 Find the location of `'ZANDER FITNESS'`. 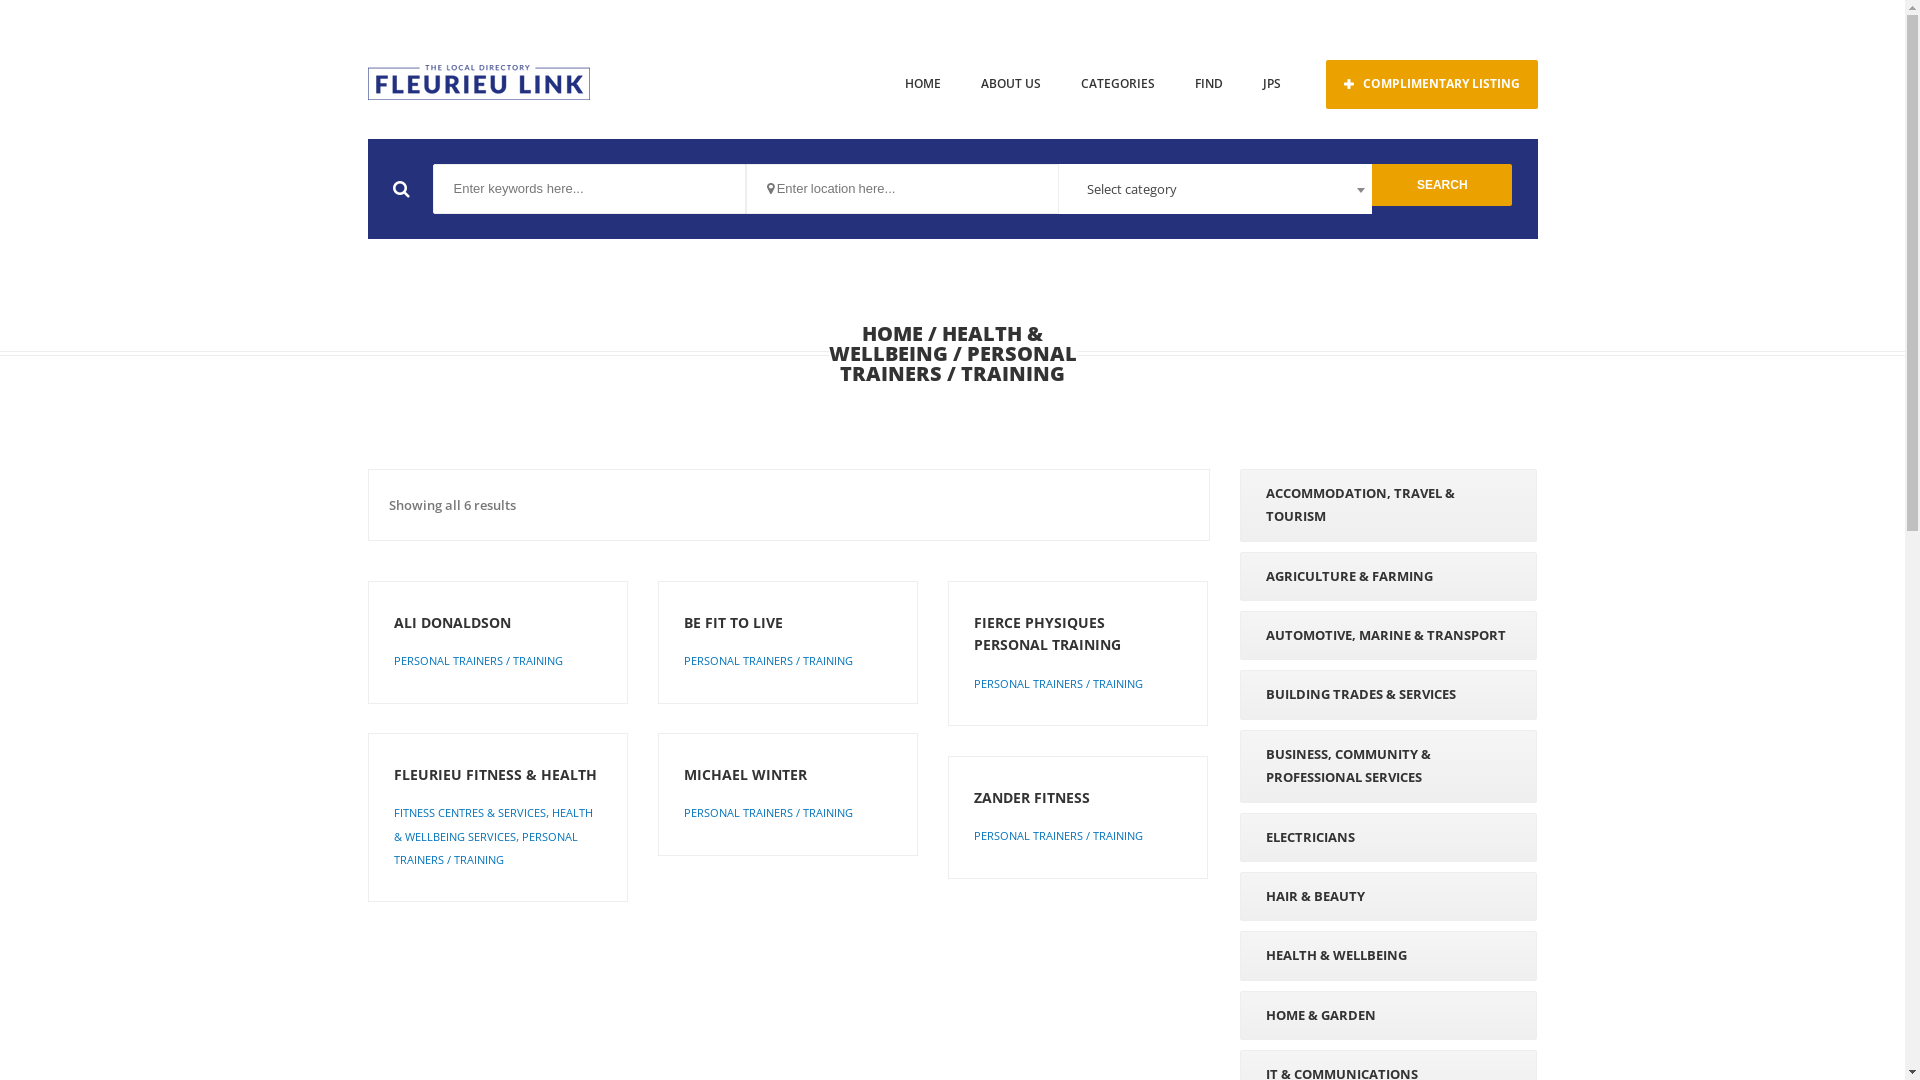

'ZANDER FITNESS' is located at coordinates (1077, 797).